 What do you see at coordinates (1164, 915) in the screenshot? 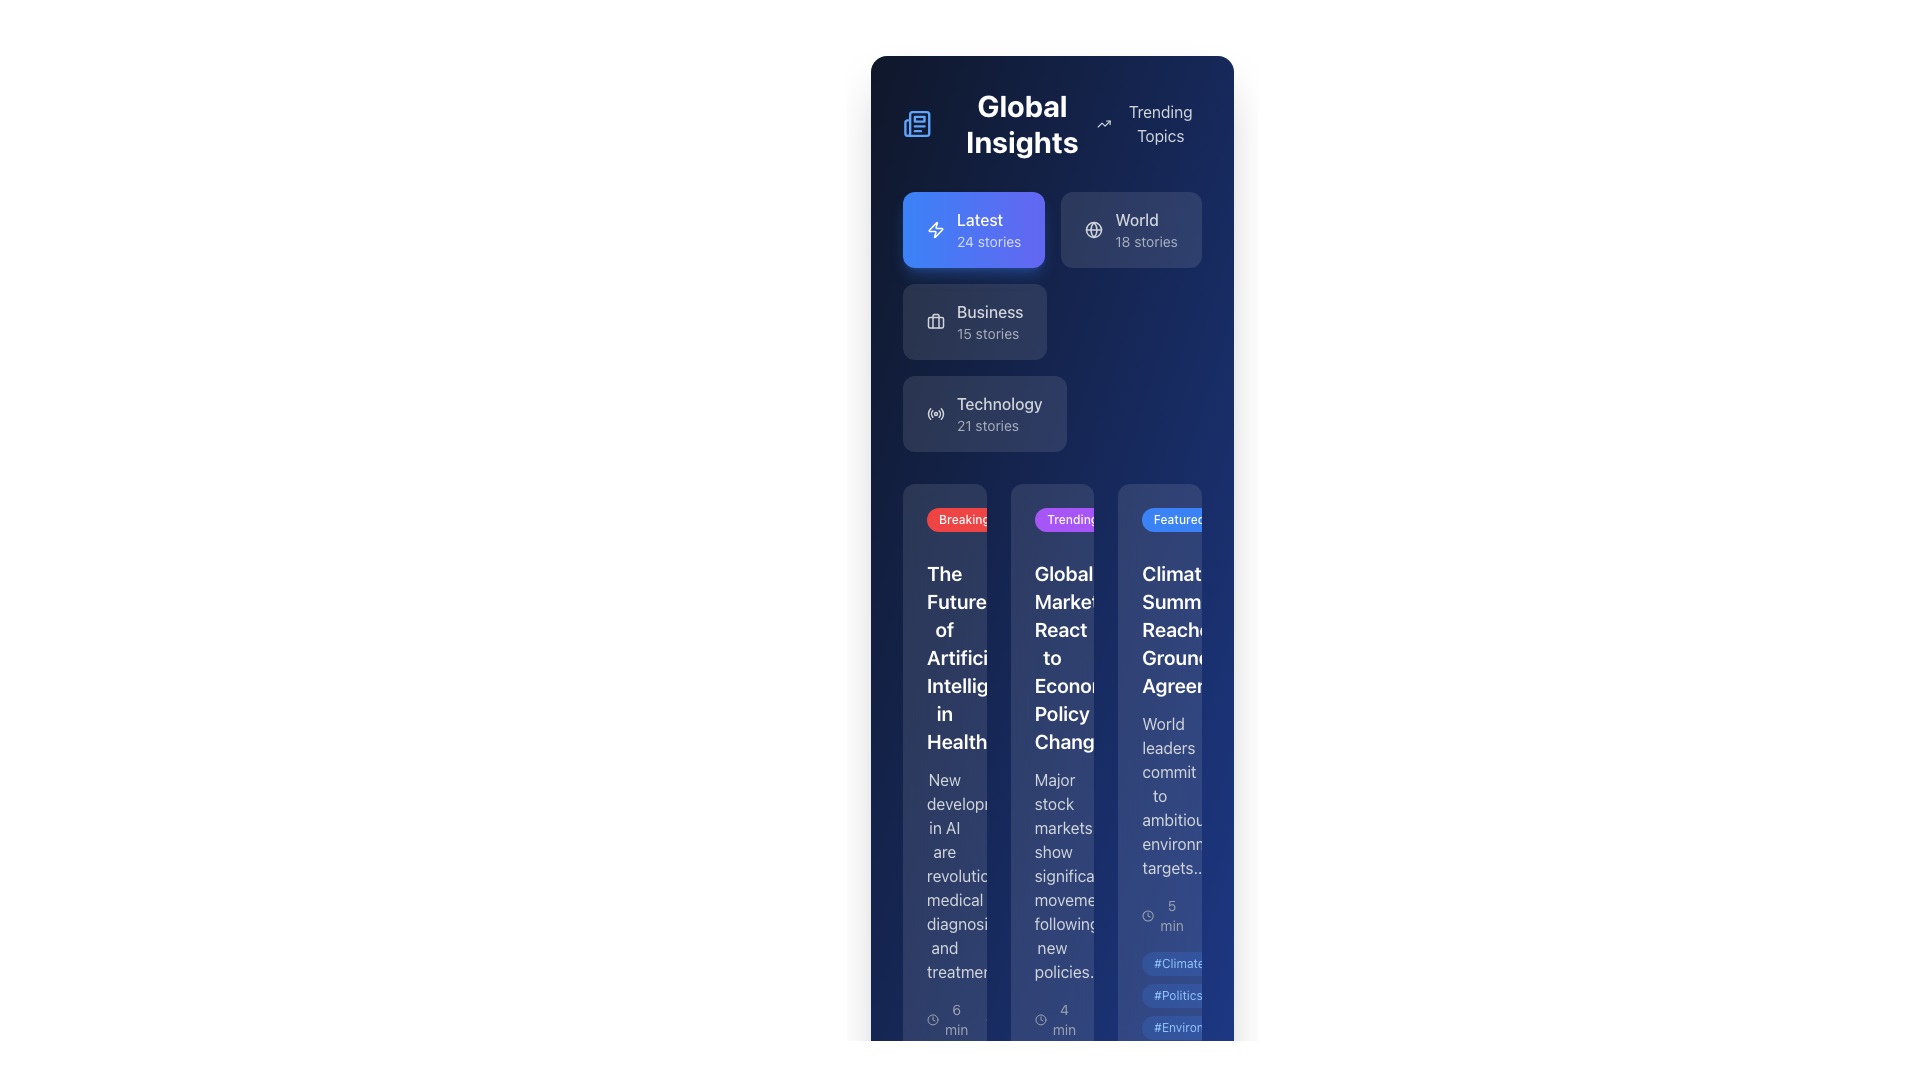
I see `the text label indicating the estimated reading or engagement time for the associated content, located at the bottom of the third vertical section of the interface` at bounding box center [1164, 915].